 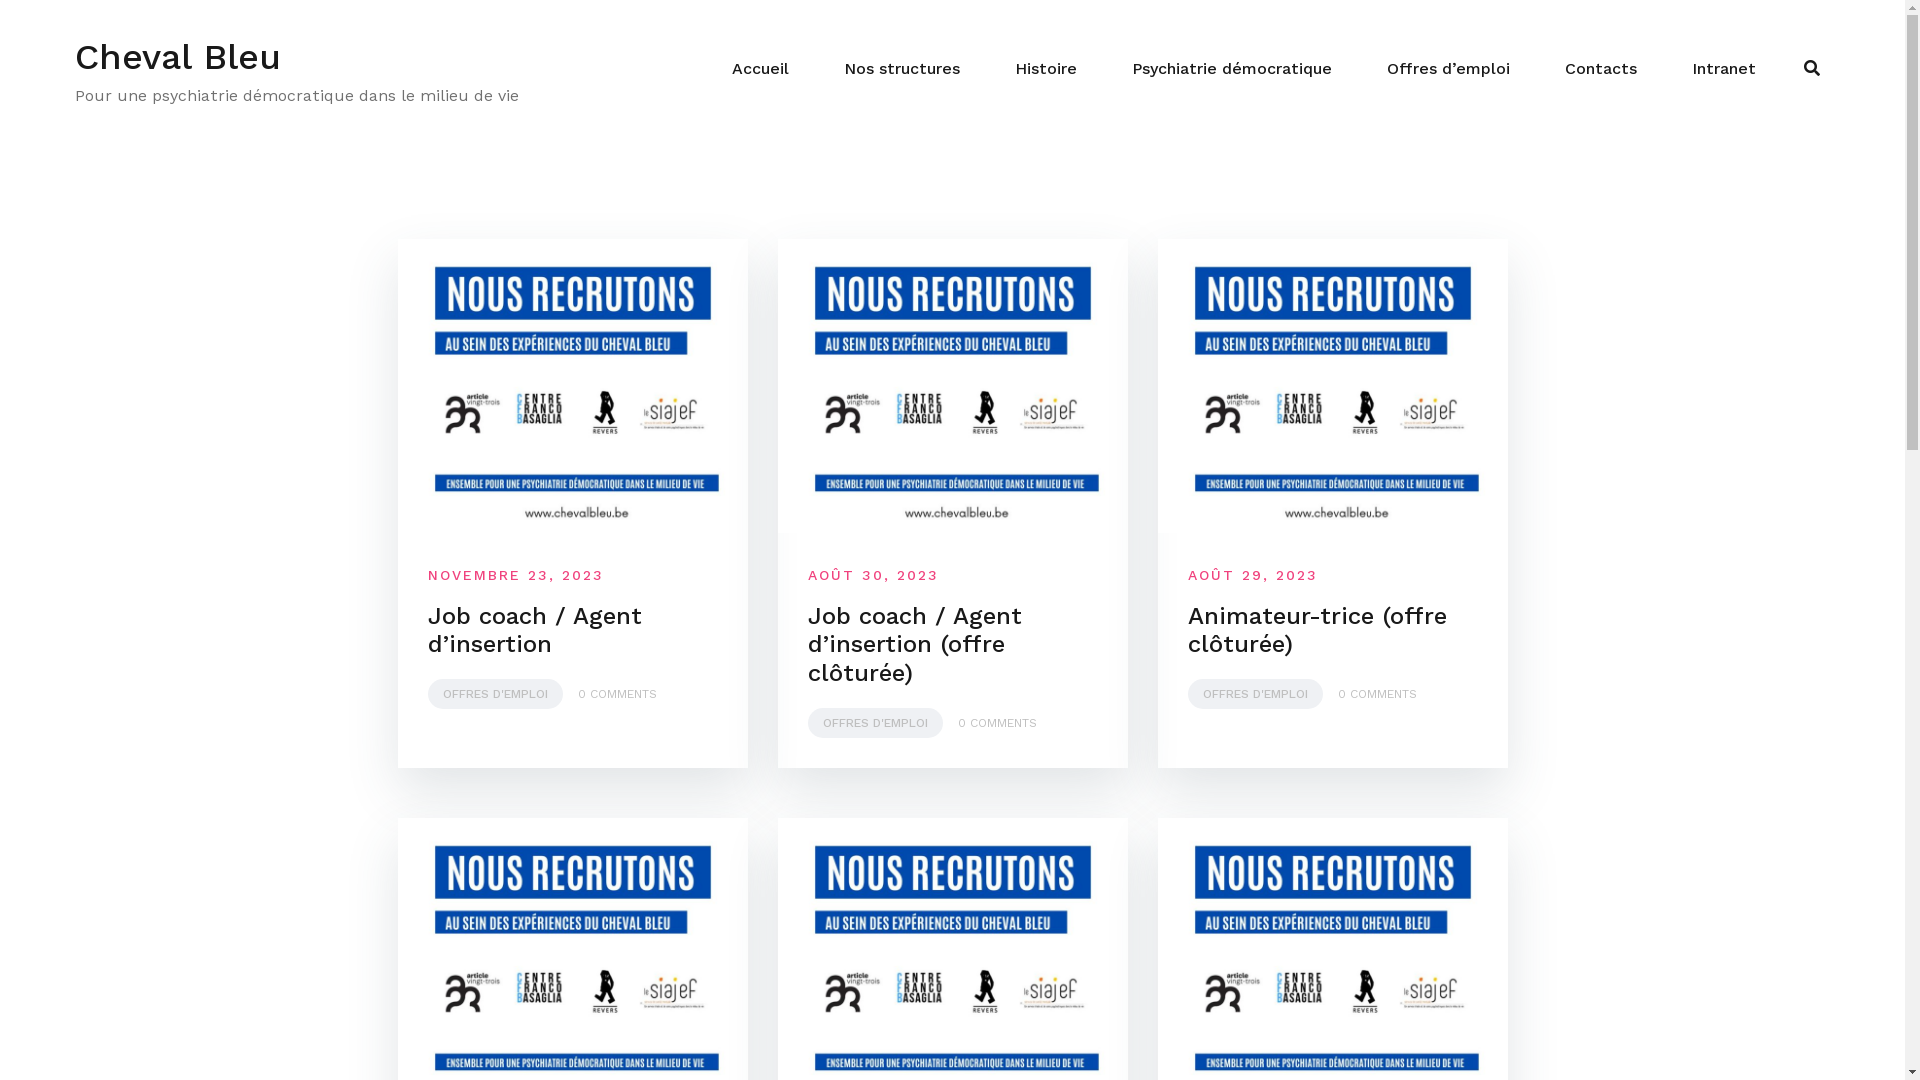 What do you see at coordinates (759, 68) in the screenshot?
I see `'Accueil'` at bounding box center [759, 68].